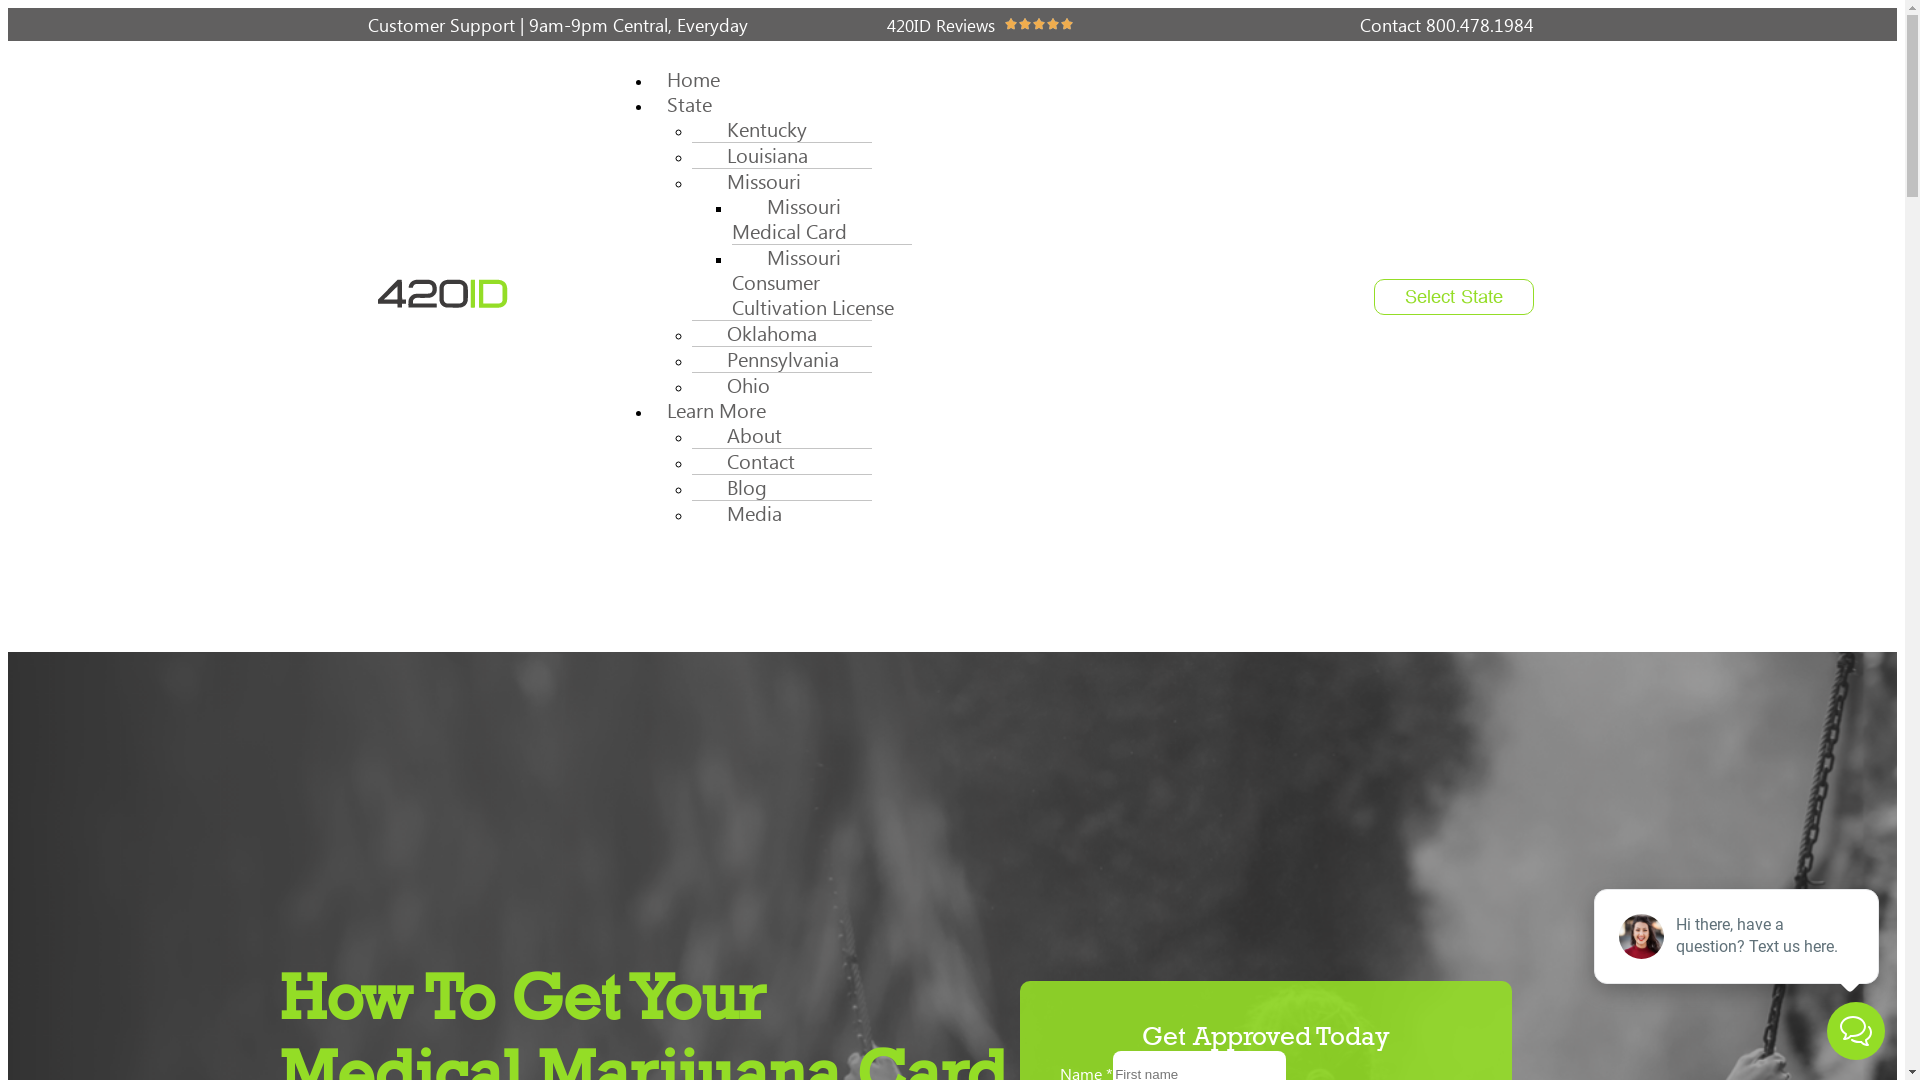 The image size is (1920, 1080). Describe the element at coordinates (736, 487) in the screenshot. I see `'Blog'` at that location.